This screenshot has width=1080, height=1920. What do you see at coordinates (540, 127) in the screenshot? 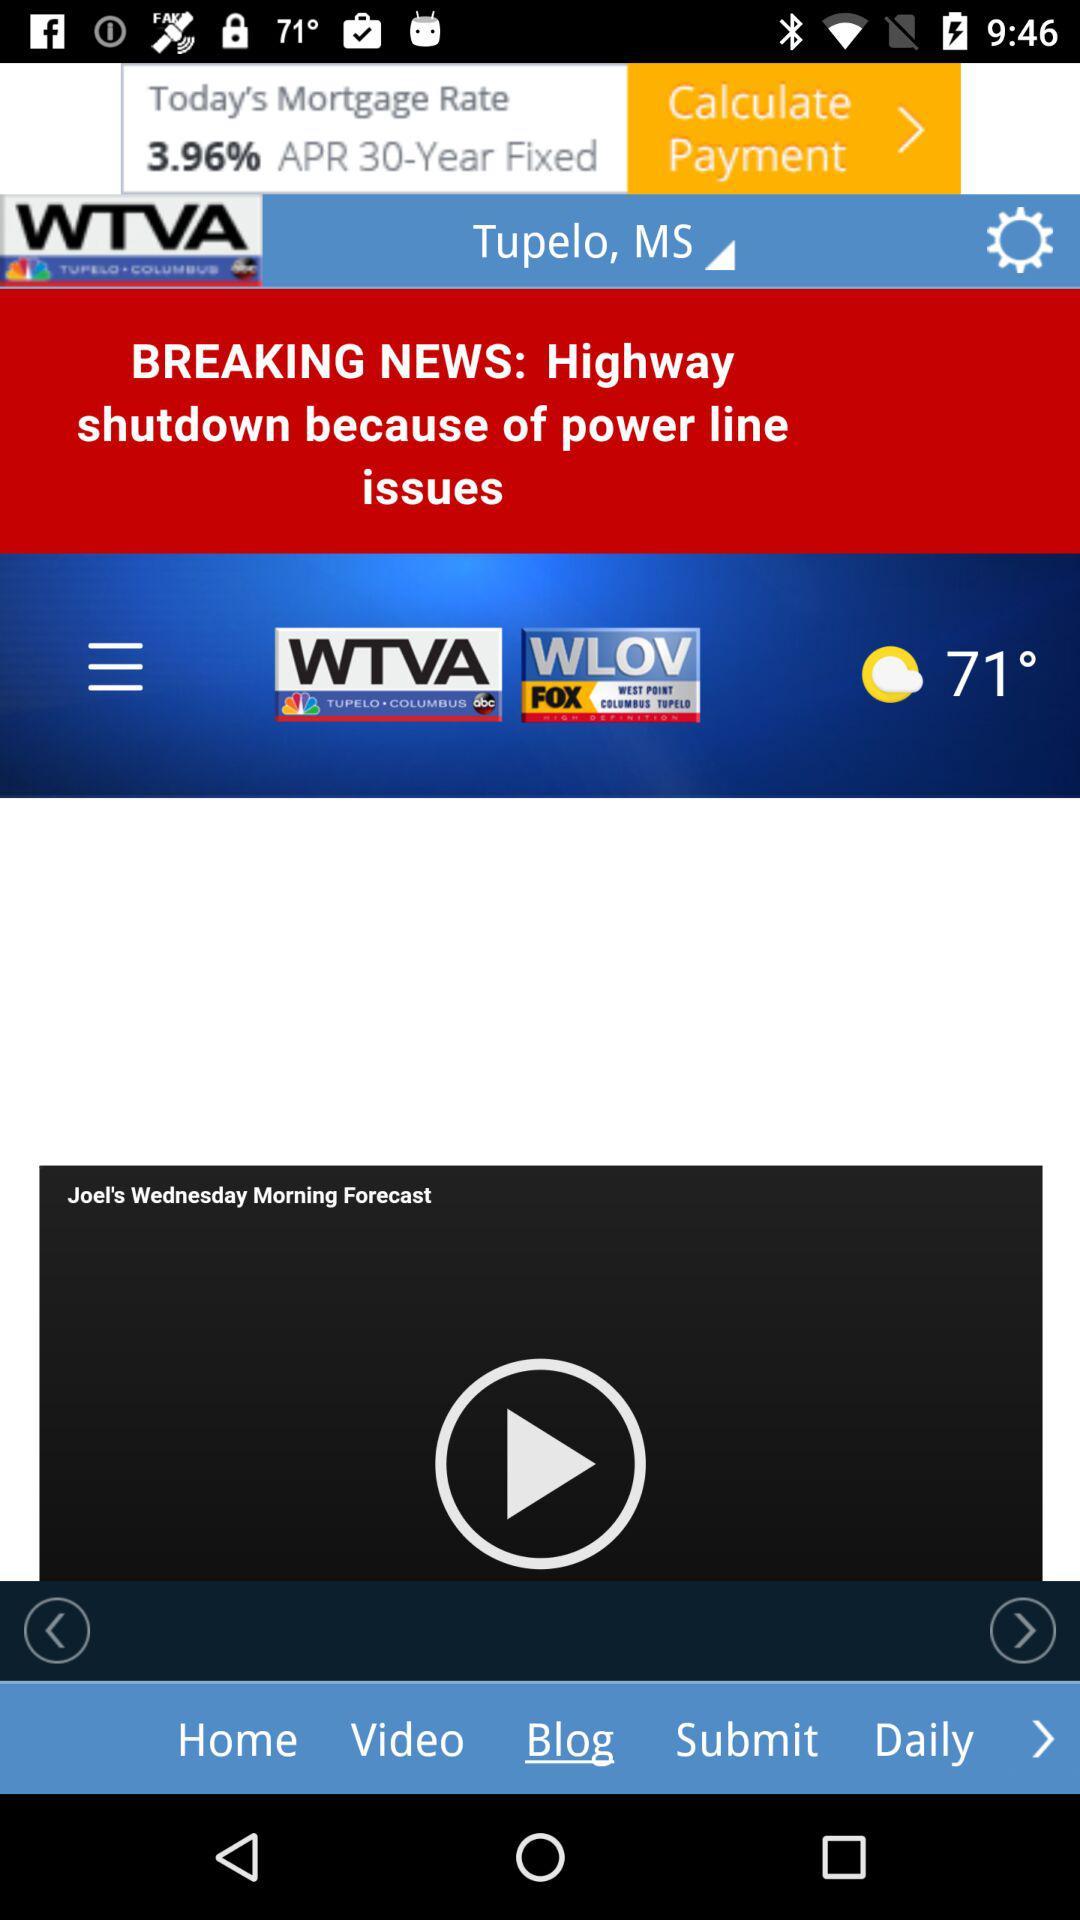
I see `the advertised website` at bounding box center [540, 127].